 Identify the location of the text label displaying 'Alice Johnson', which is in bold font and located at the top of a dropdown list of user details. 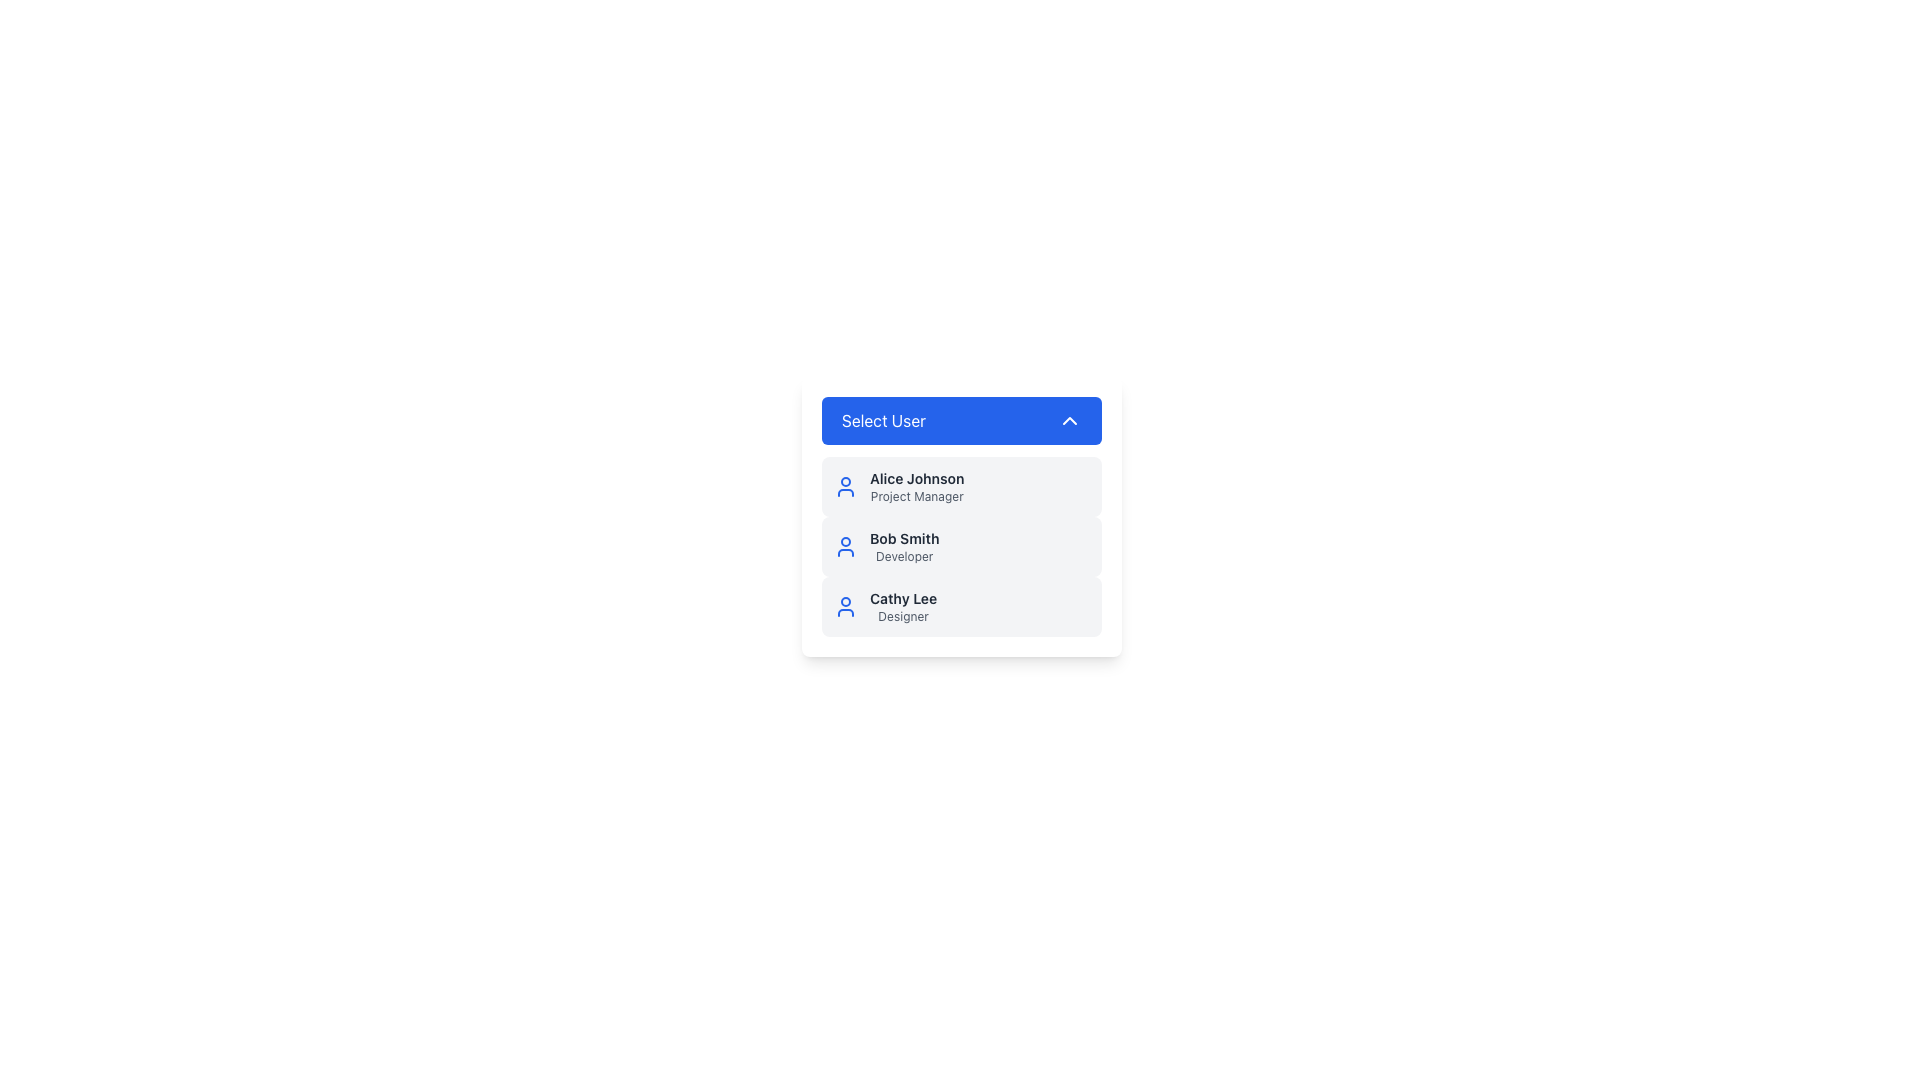
(916, 478).